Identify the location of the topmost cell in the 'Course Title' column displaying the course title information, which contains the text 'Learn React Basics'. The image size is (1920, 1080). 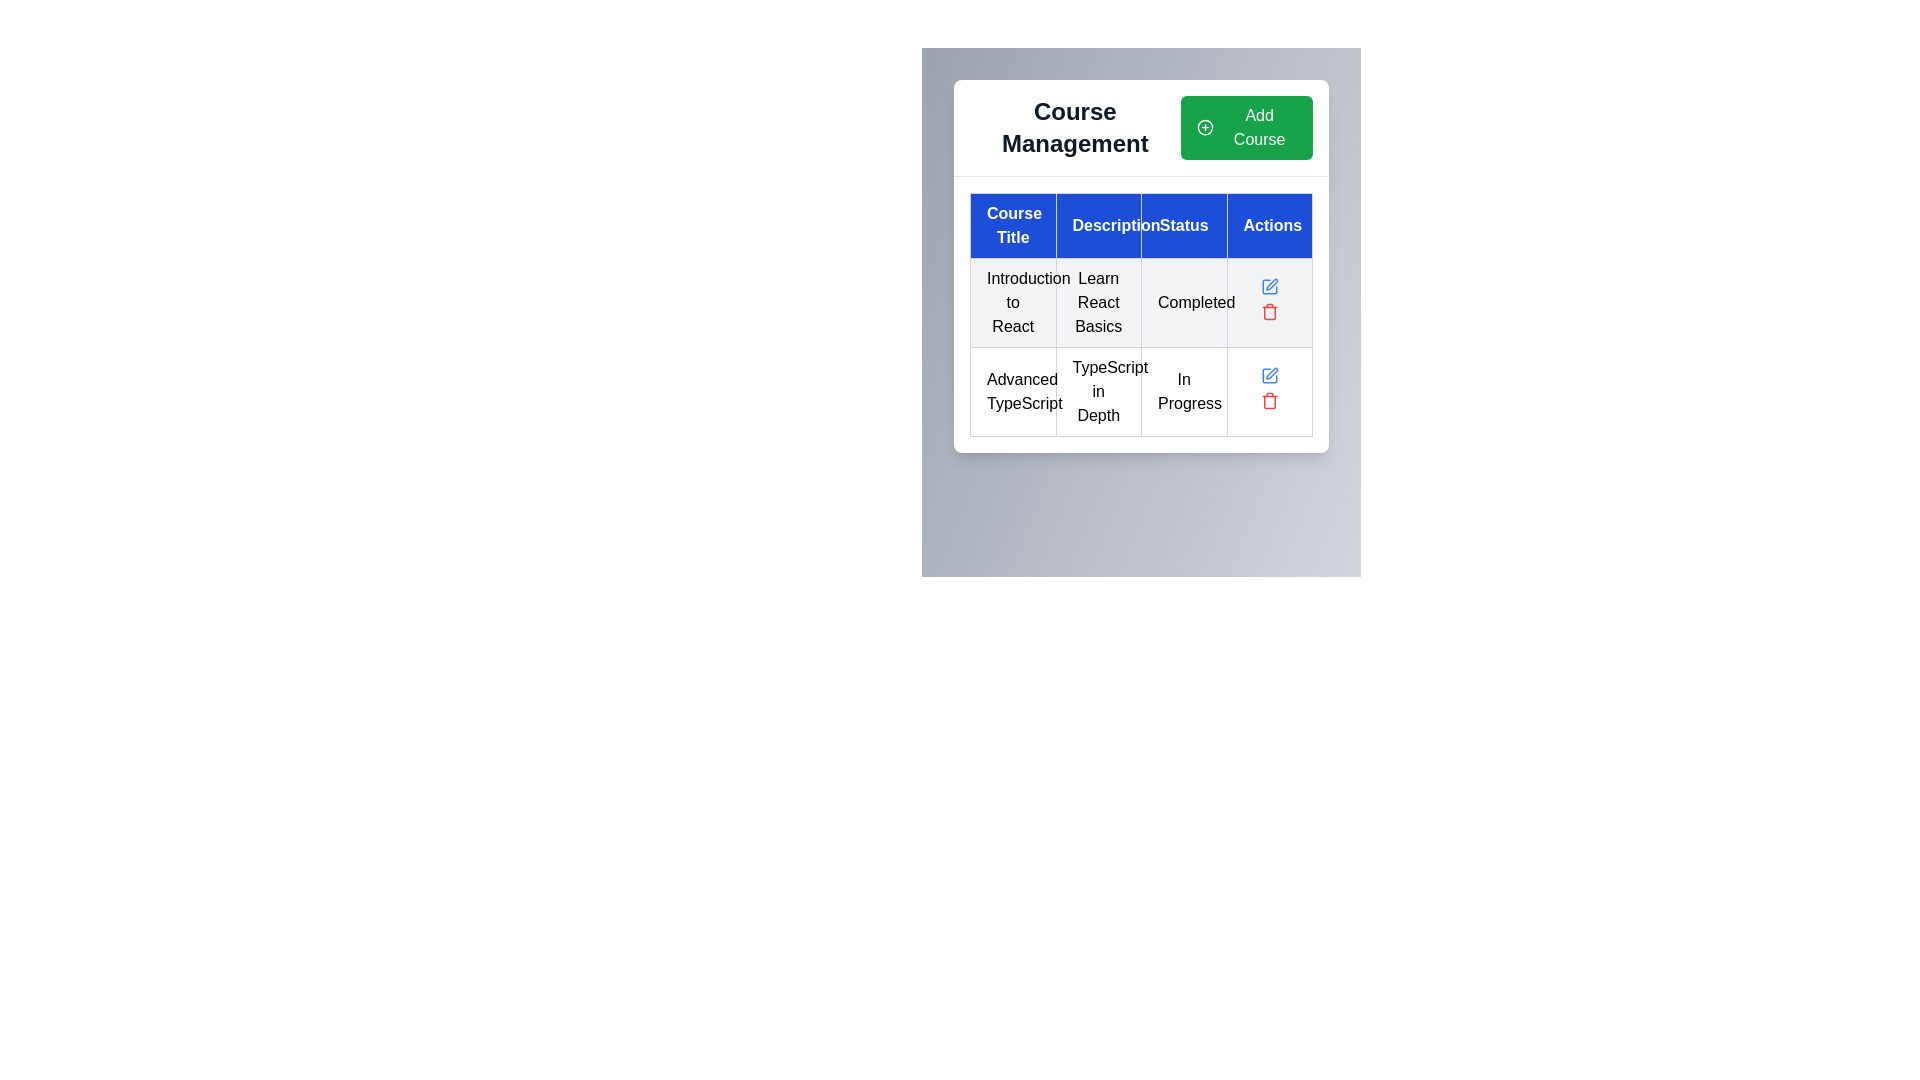
(1013, 303).